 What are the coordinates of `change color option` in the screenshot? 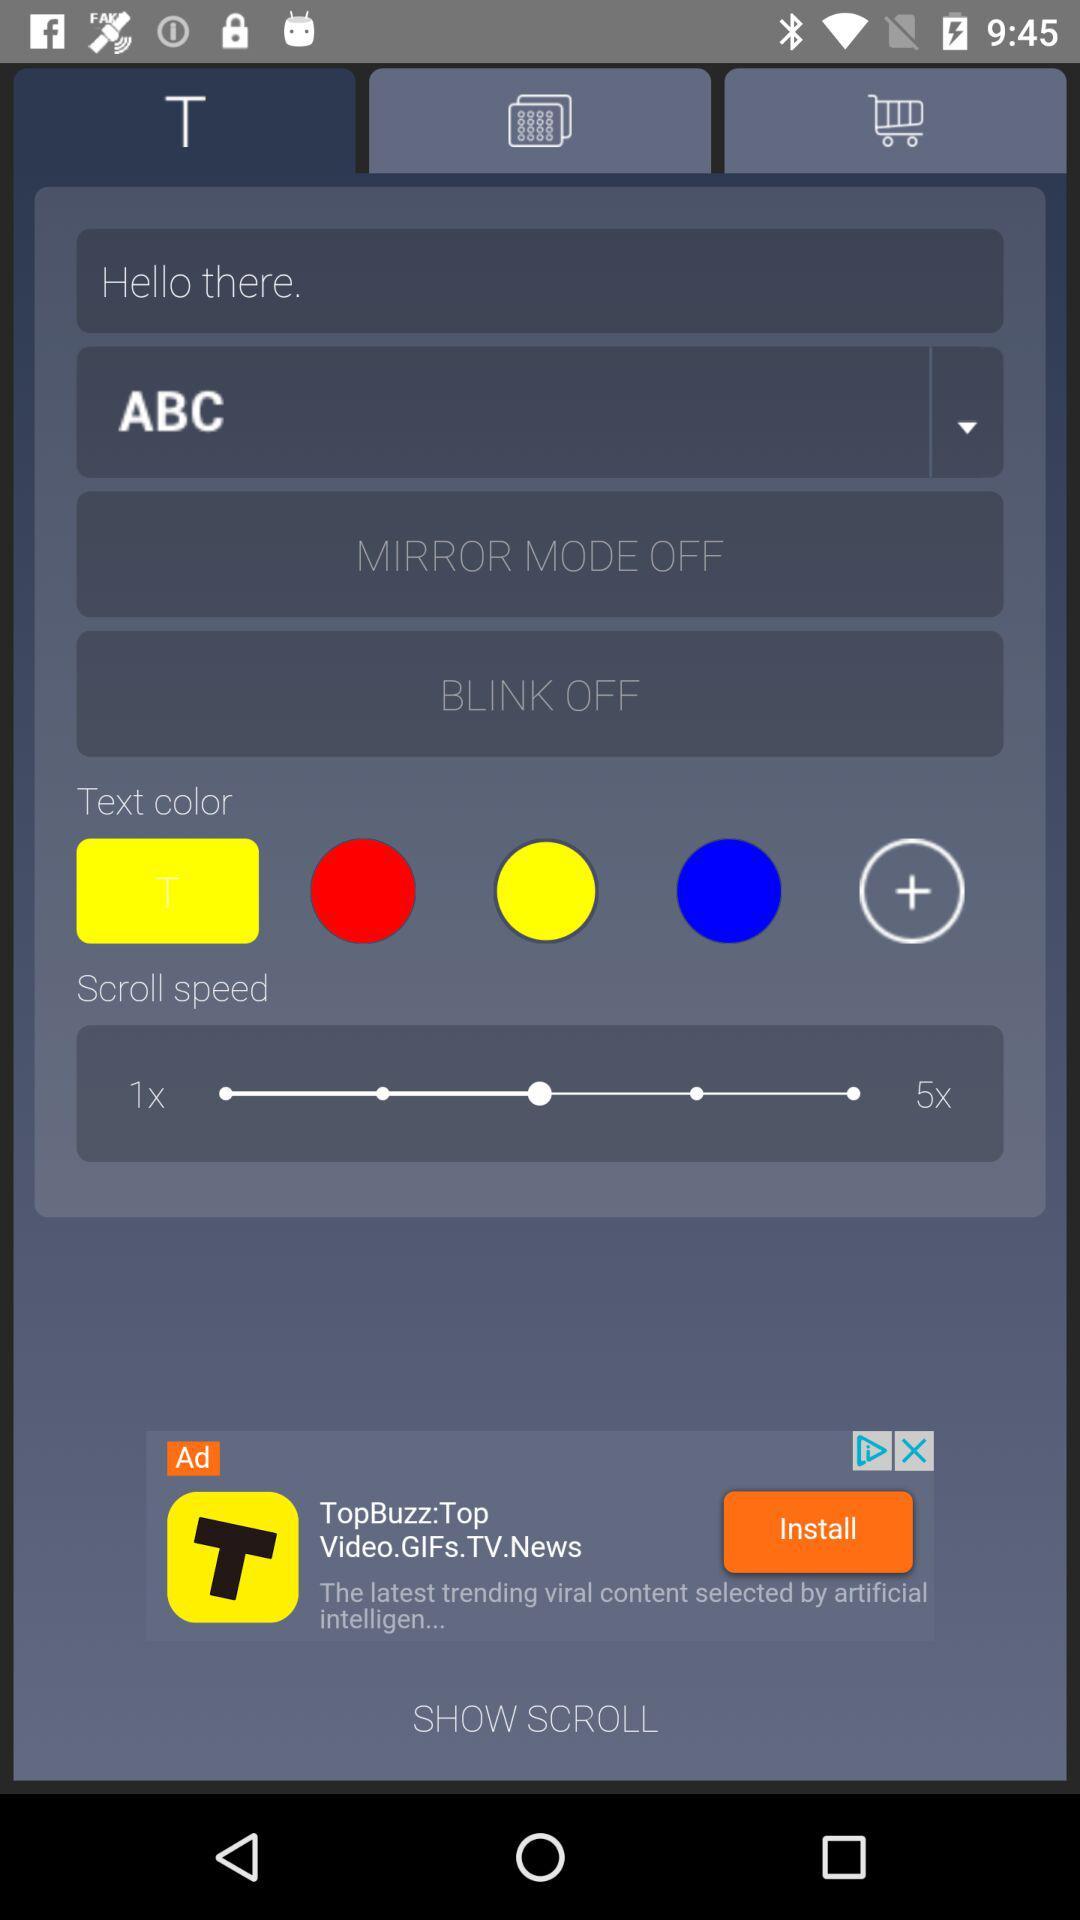 It's located at (911, 890).